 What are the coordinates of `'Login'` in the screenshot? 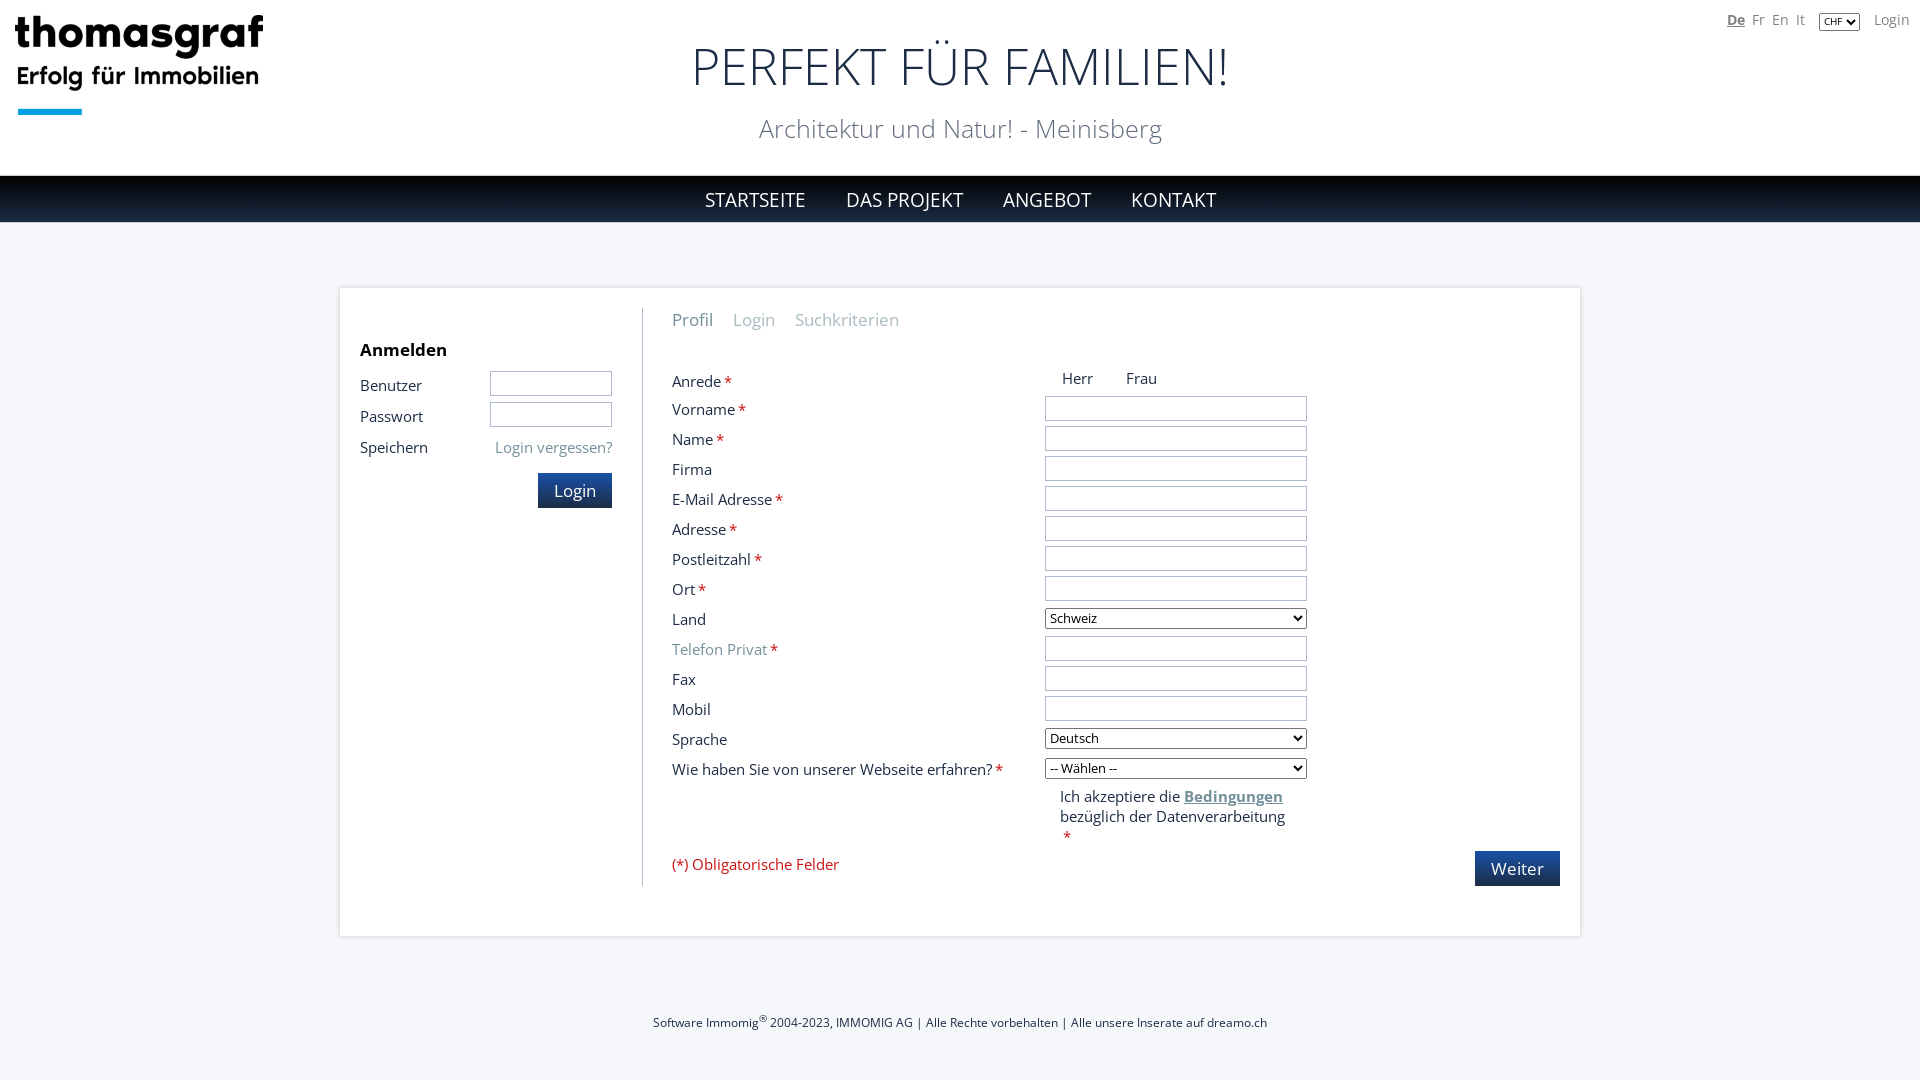 It's located at (762, 318).